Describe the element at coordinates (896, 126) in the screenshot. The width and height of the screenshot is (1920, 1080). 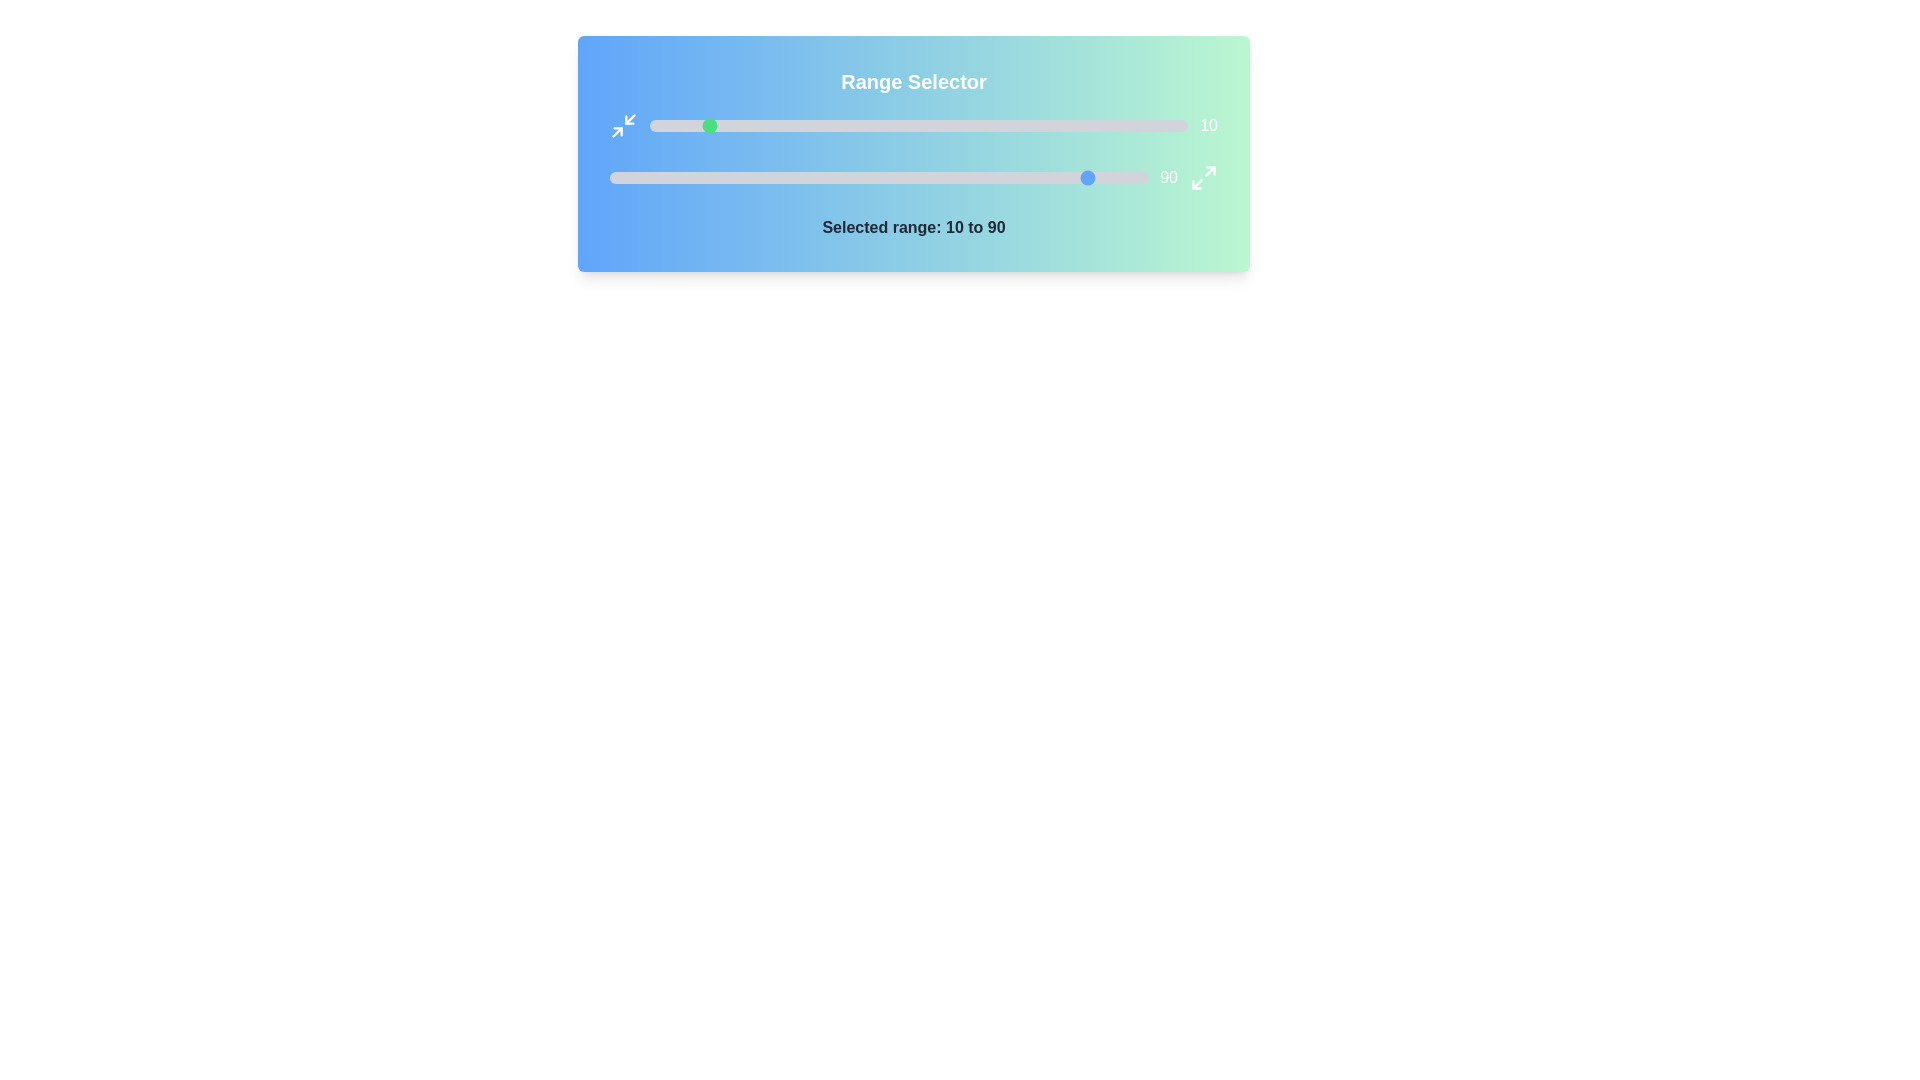
I see `the slider` at that location.